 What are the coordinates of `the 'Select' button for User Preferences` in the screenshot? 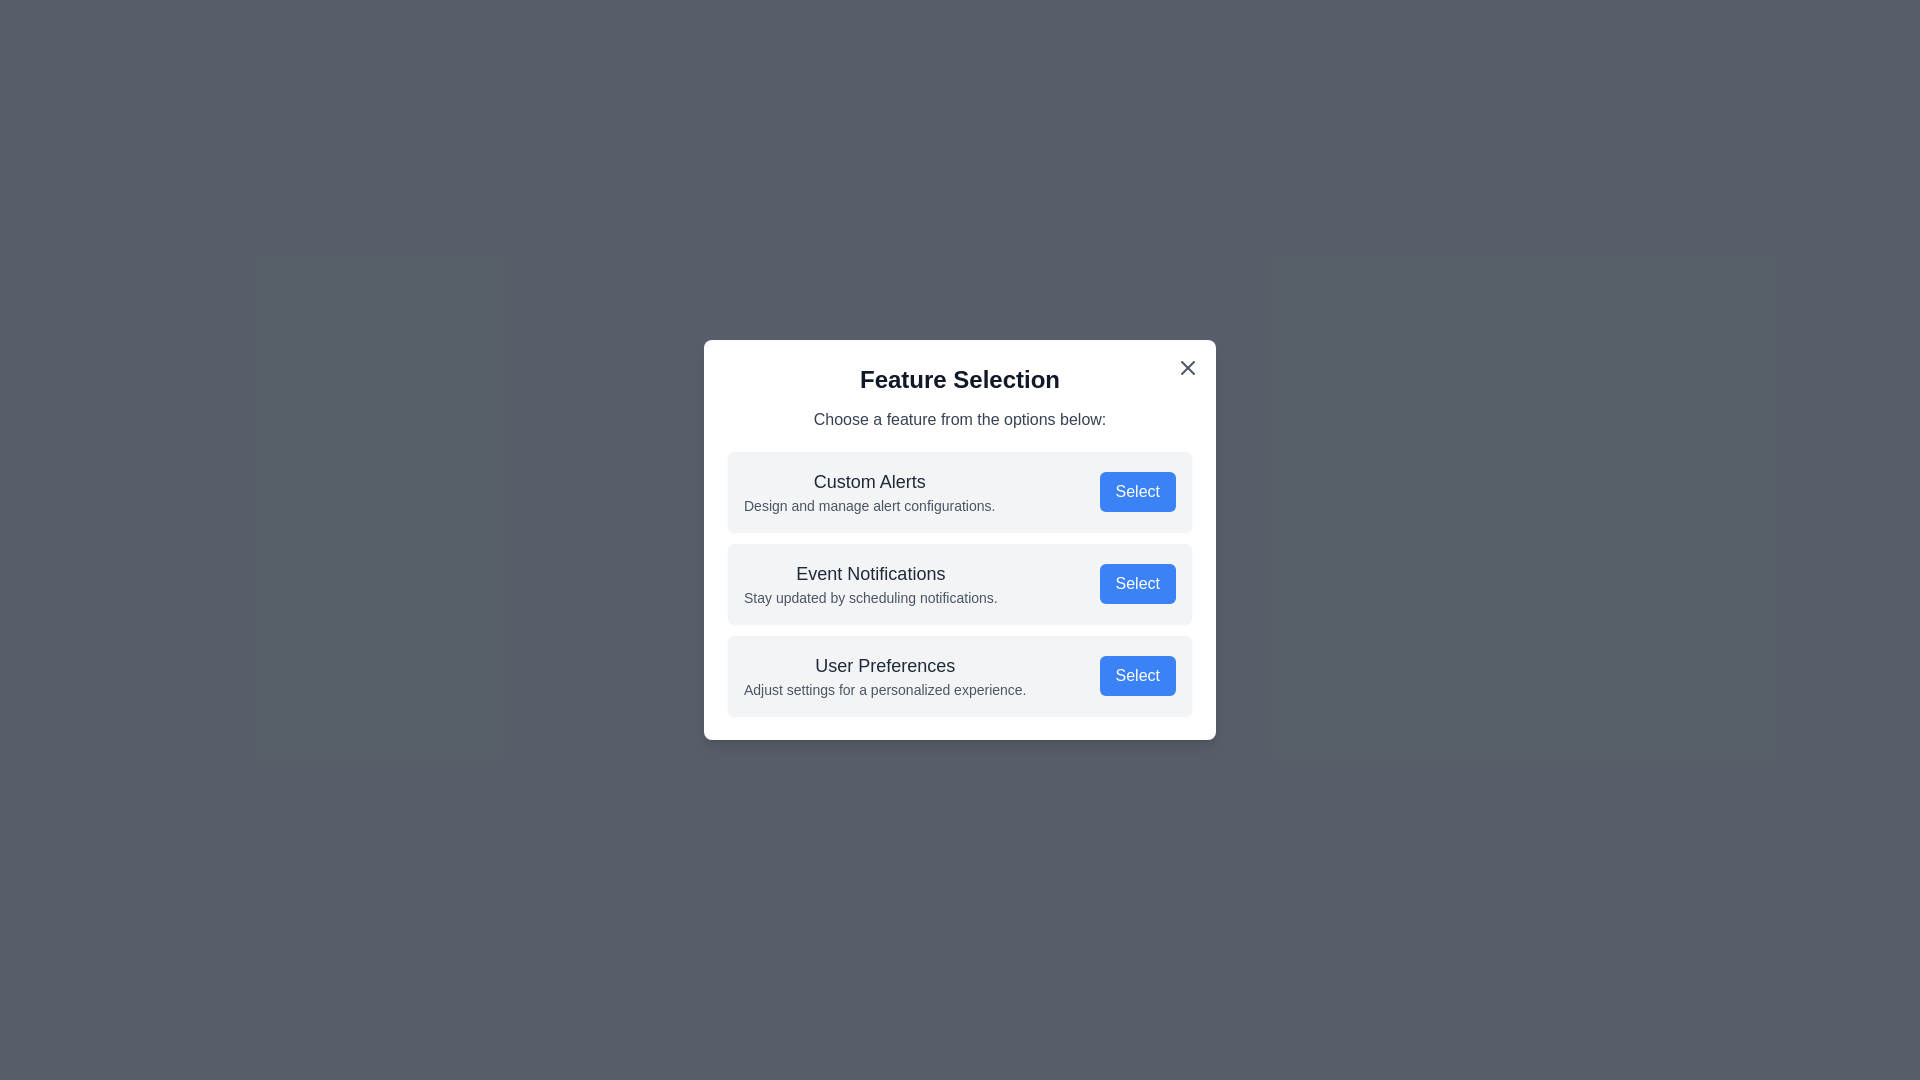 It's located at (1137, 675).